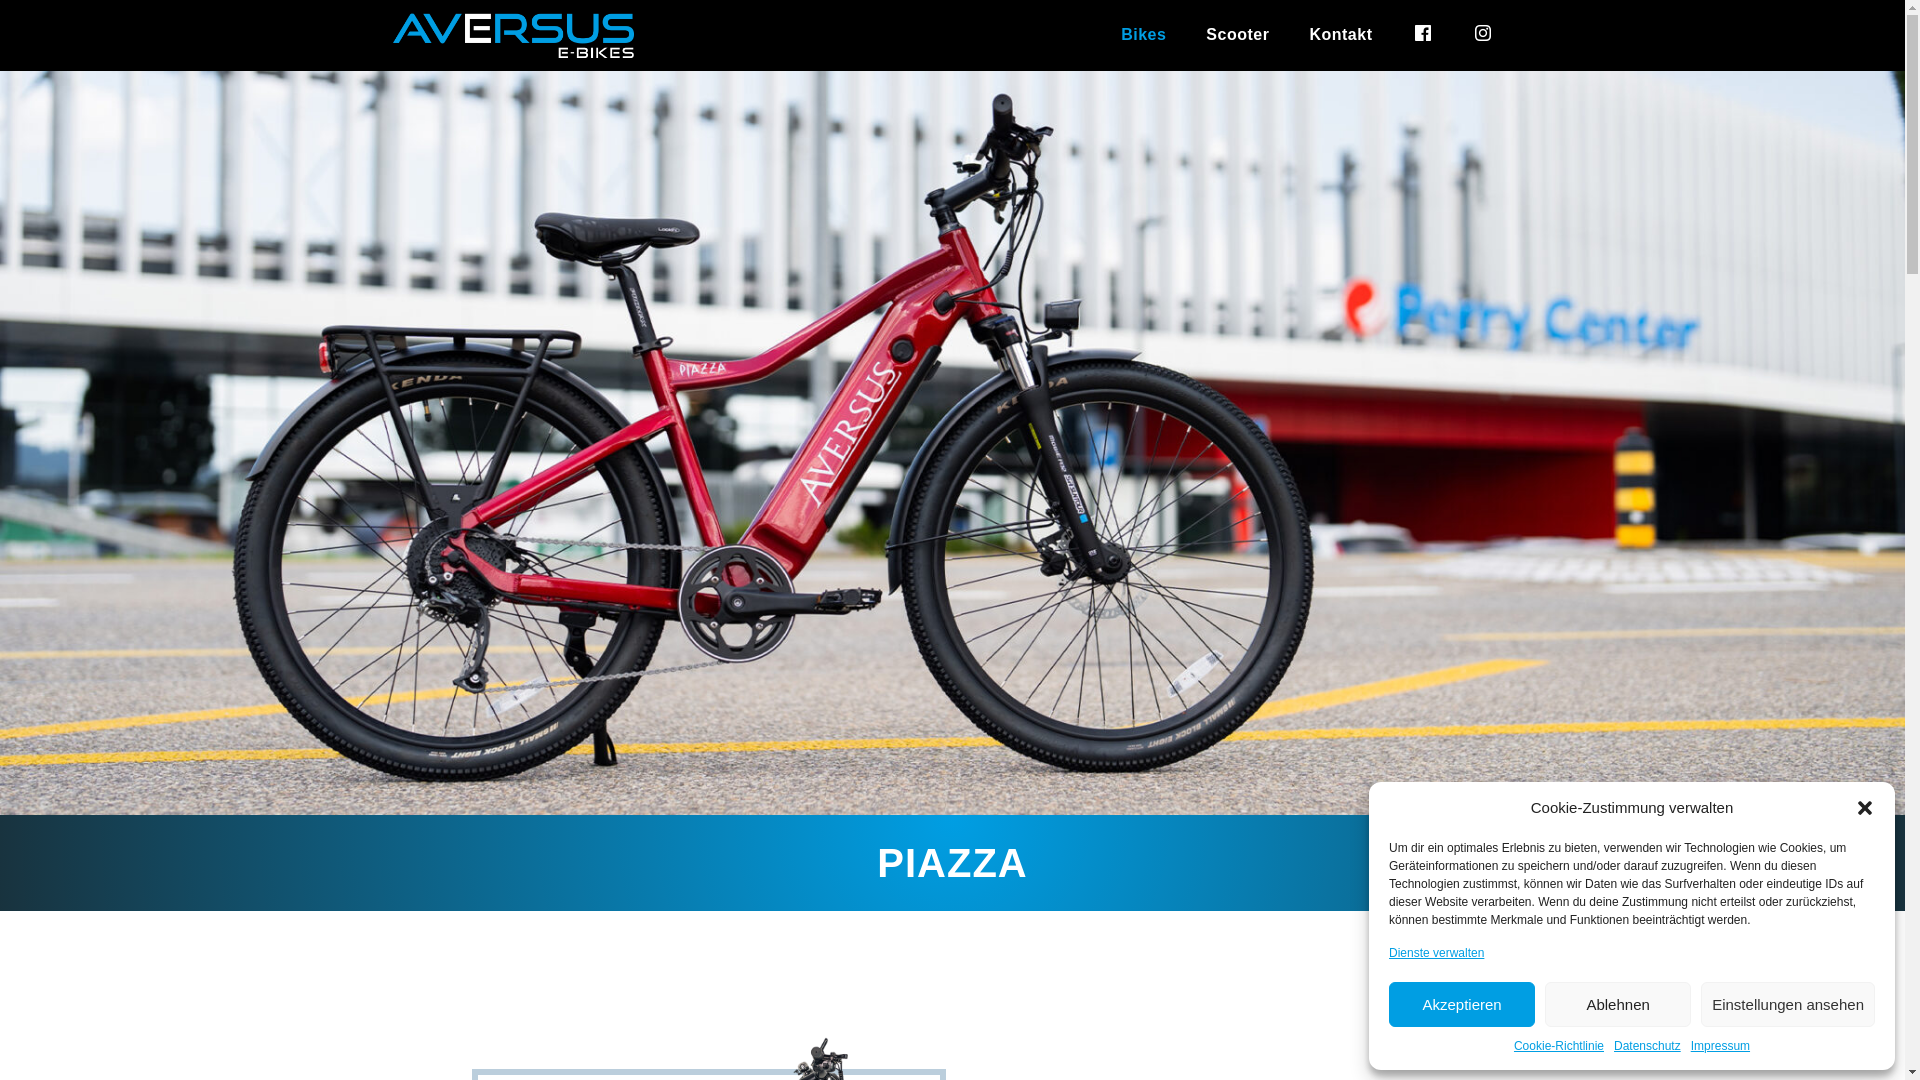 The height and width of the screenshot is (1080, 1920). What do you see at coordinates (1482, 34) in the screenshot?
I see `'instagram'` at bounding box center [1482, 34].